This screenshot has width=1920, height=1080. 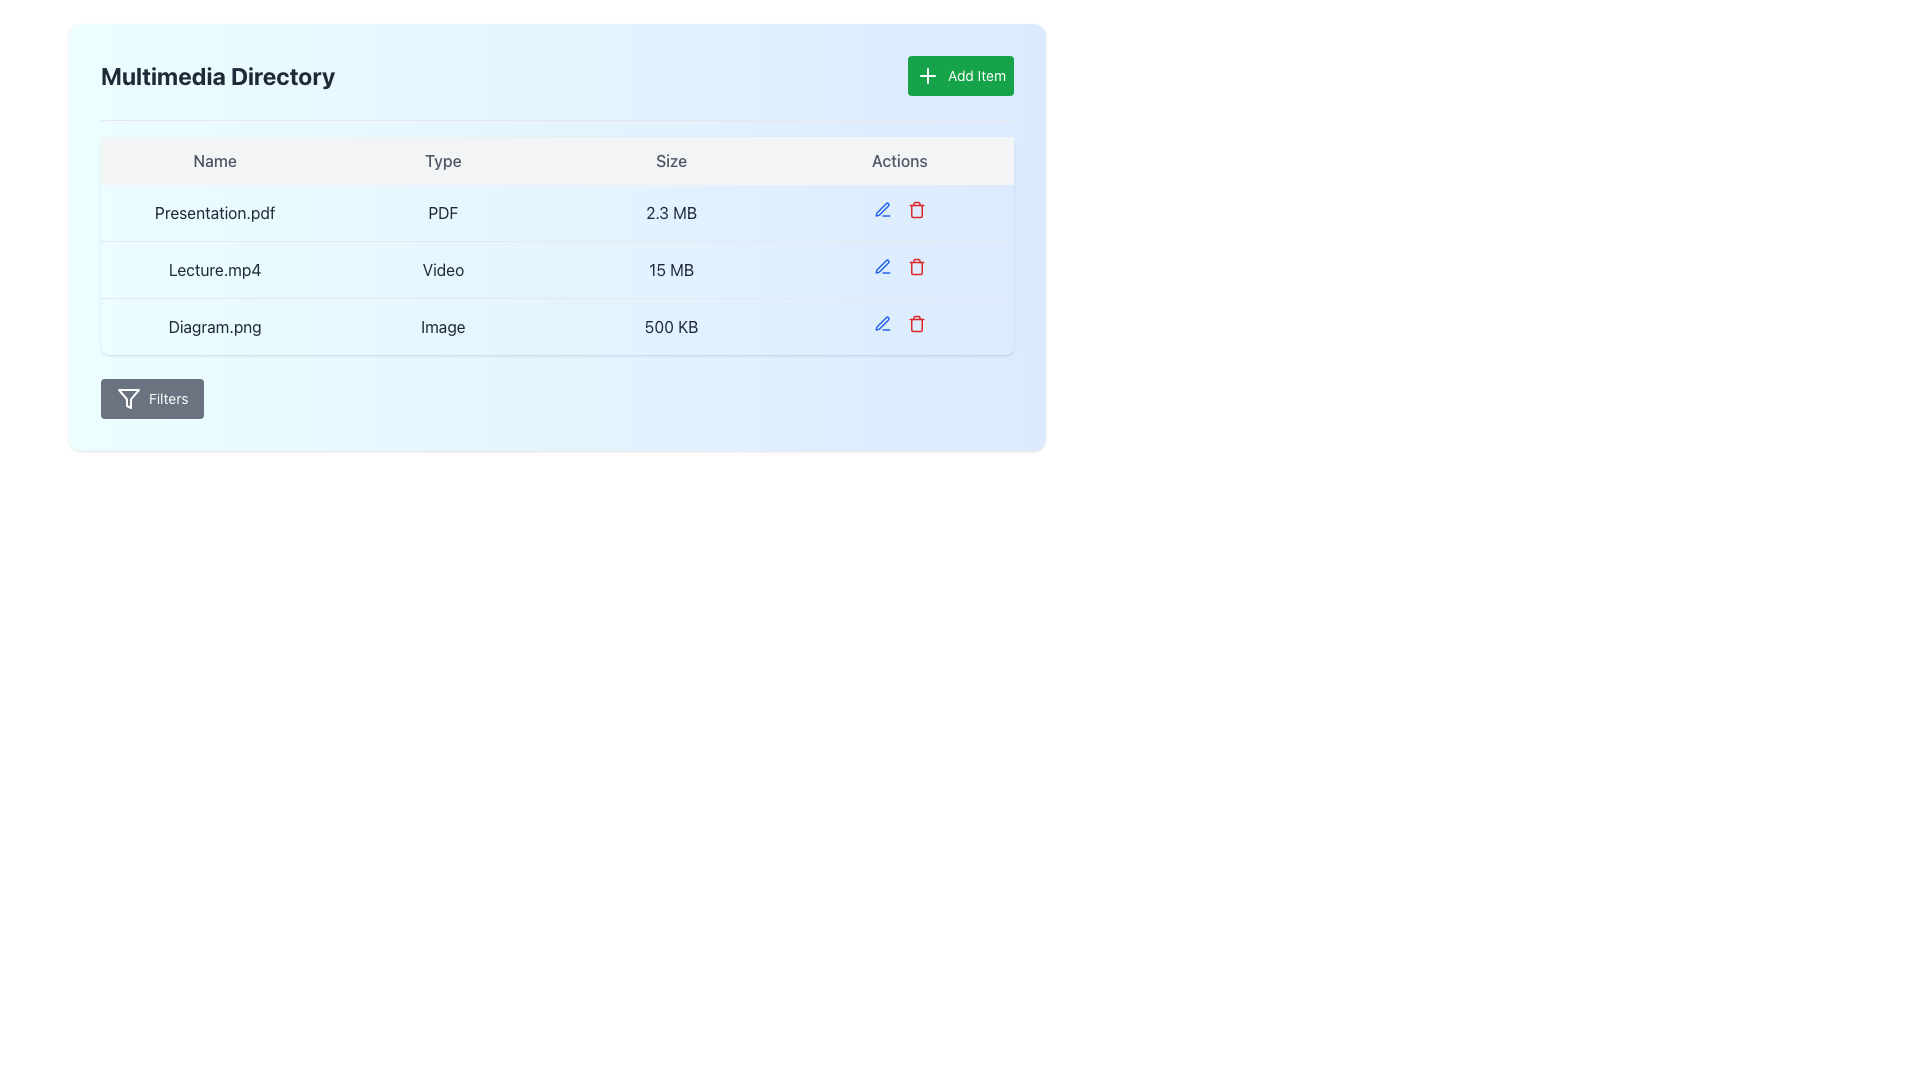 I want to click on the text label displaying 'Video' in the second row of the table under the 'Type' column, adjacent to 'Lecture.mp4', so click(x=442, y=270).